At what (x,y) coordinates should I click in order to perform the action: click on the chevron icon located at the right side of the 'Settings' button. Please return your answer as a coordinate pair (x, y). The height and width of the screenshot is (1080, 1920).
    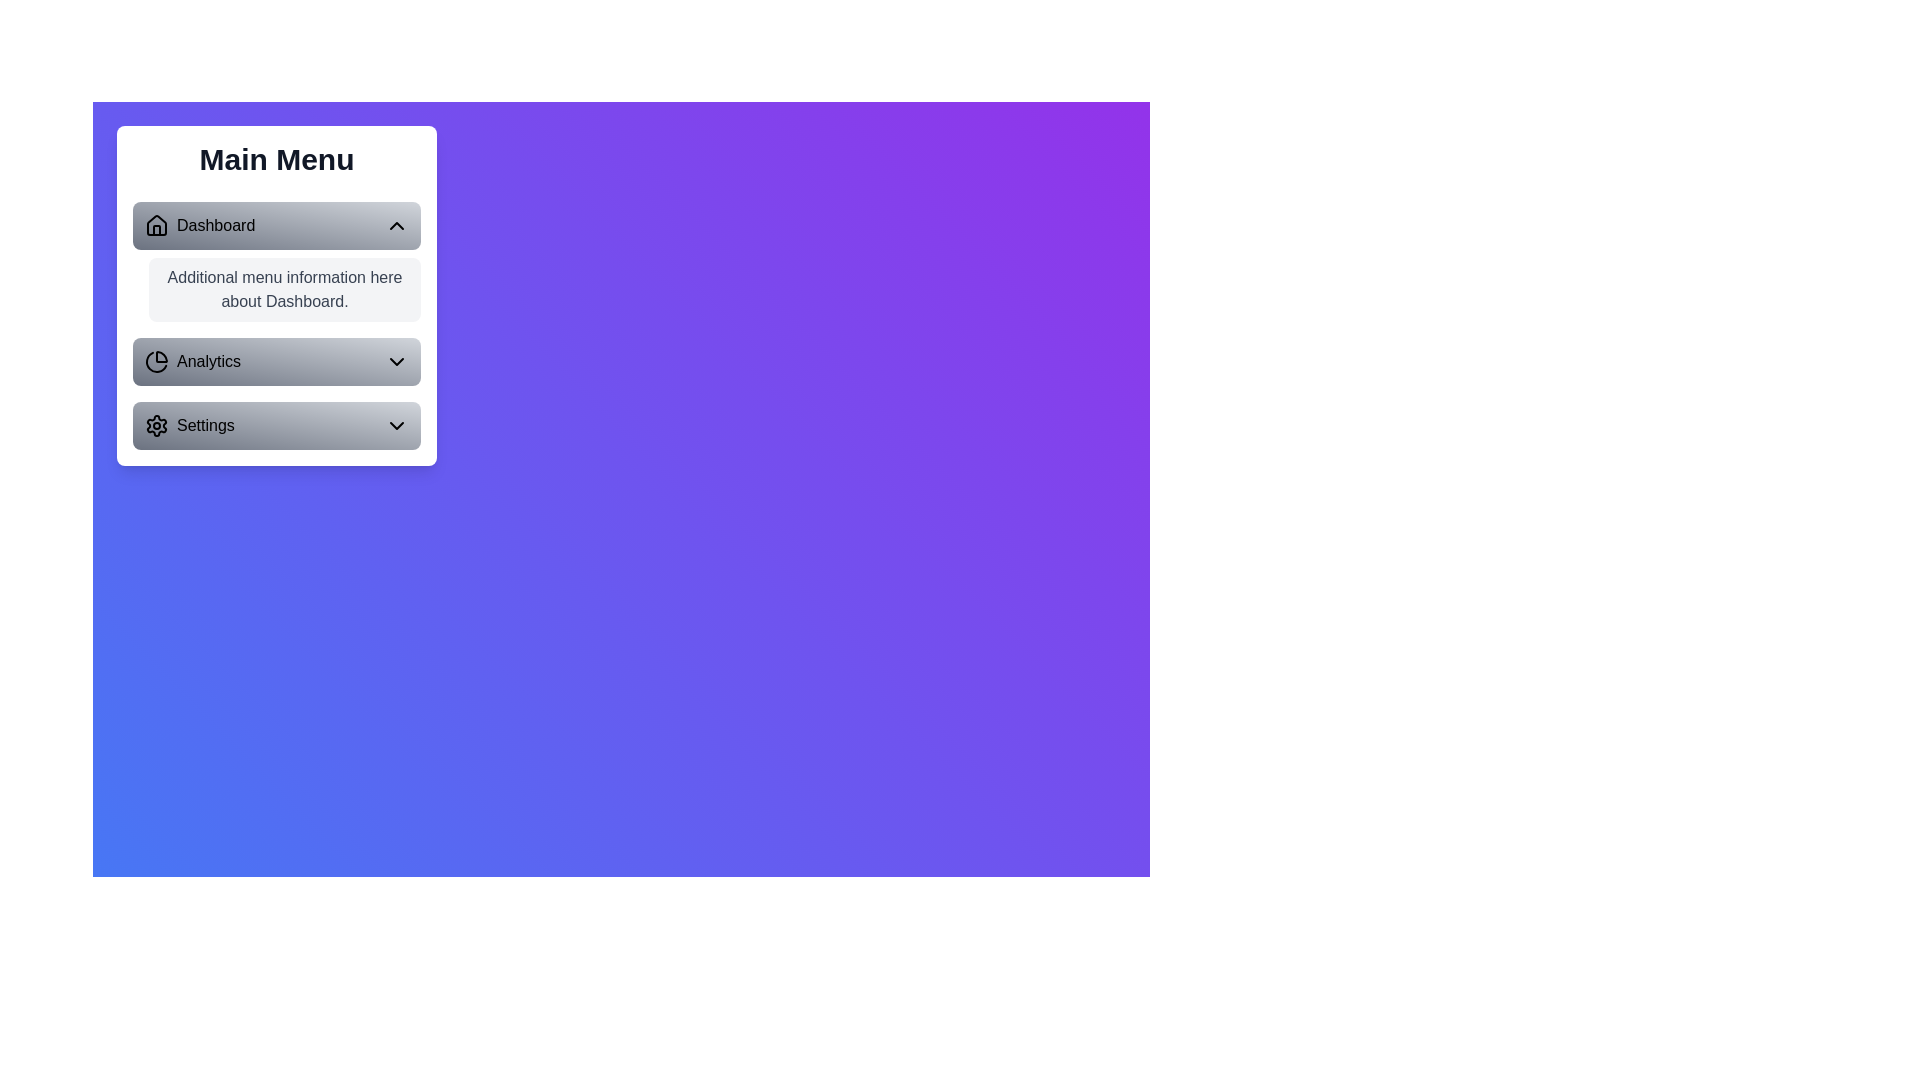
    Looking at the image, I should click on (397, 424).